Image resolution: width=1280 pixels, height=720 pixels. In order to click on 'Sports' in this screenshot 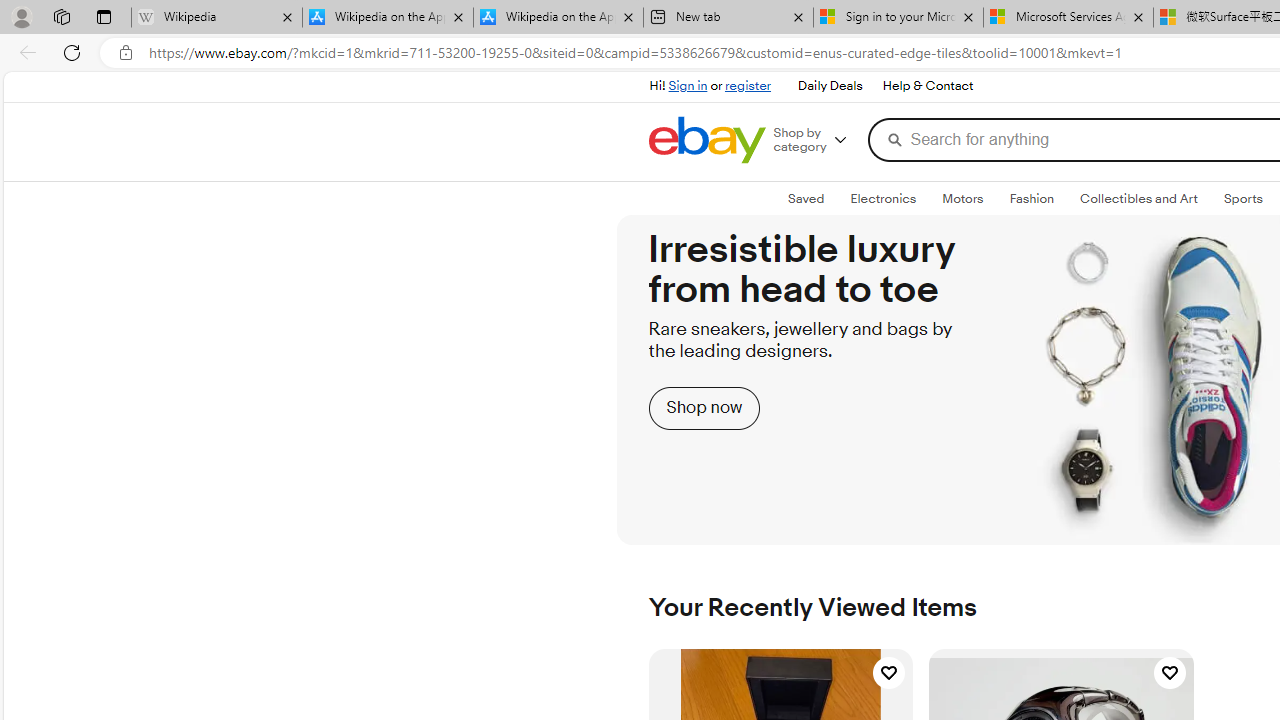, I will do `click(1242, 199)`.